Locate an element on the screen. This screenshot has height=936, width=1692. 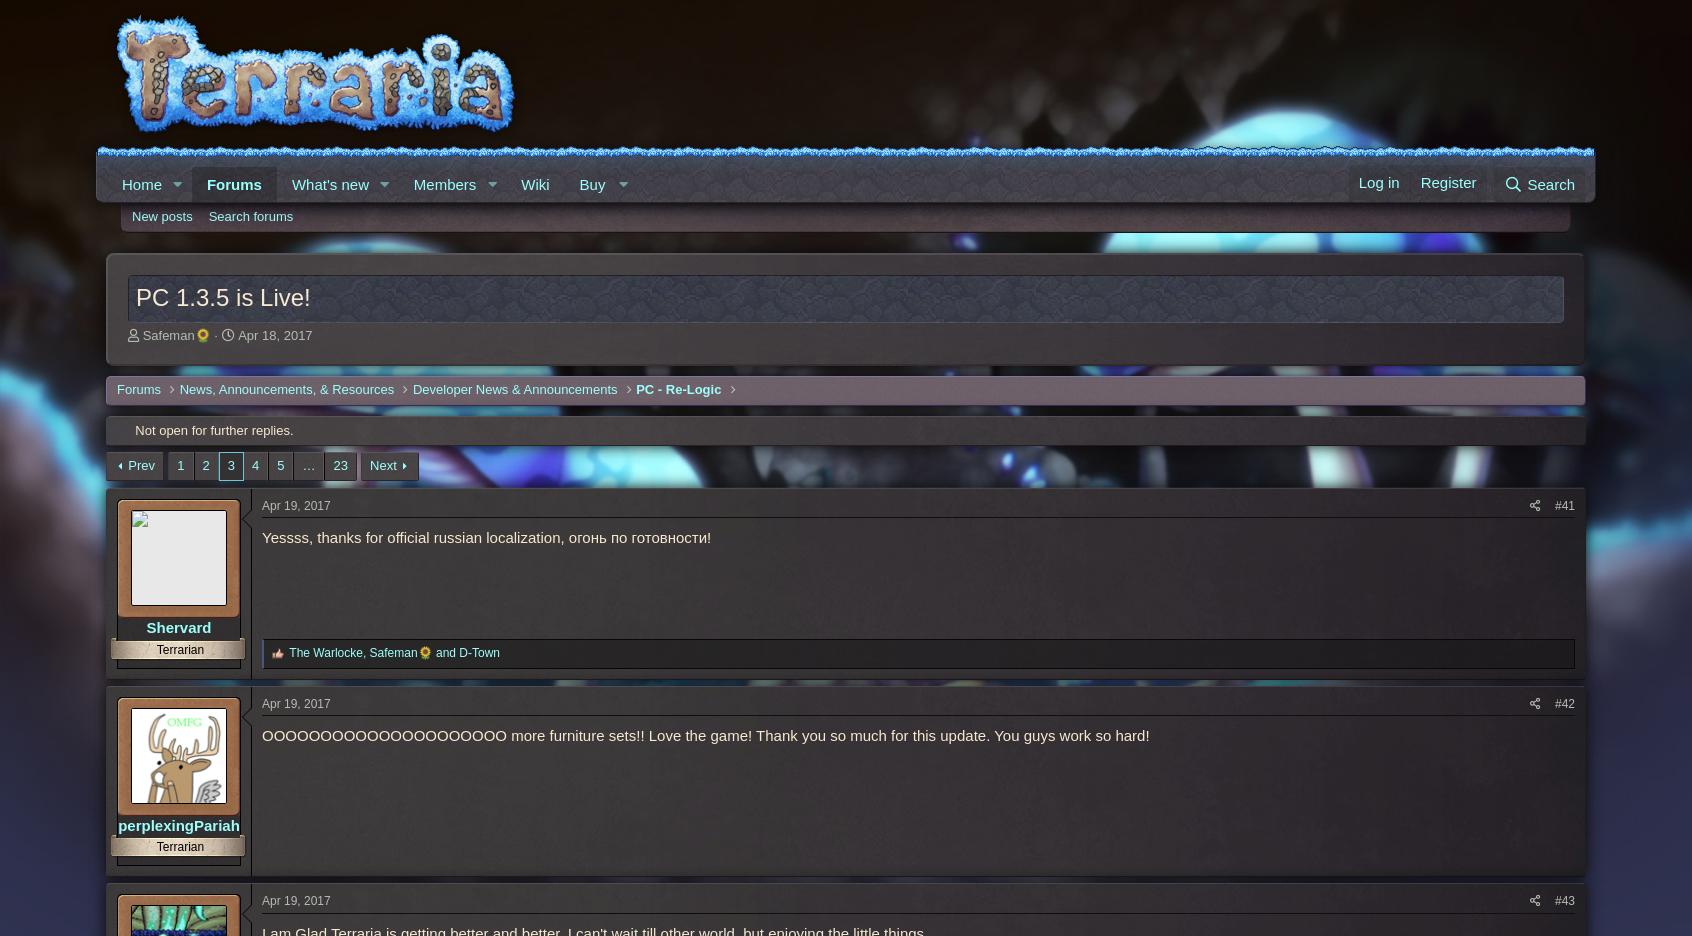
'Buy' is located at coordinates (591, 183).